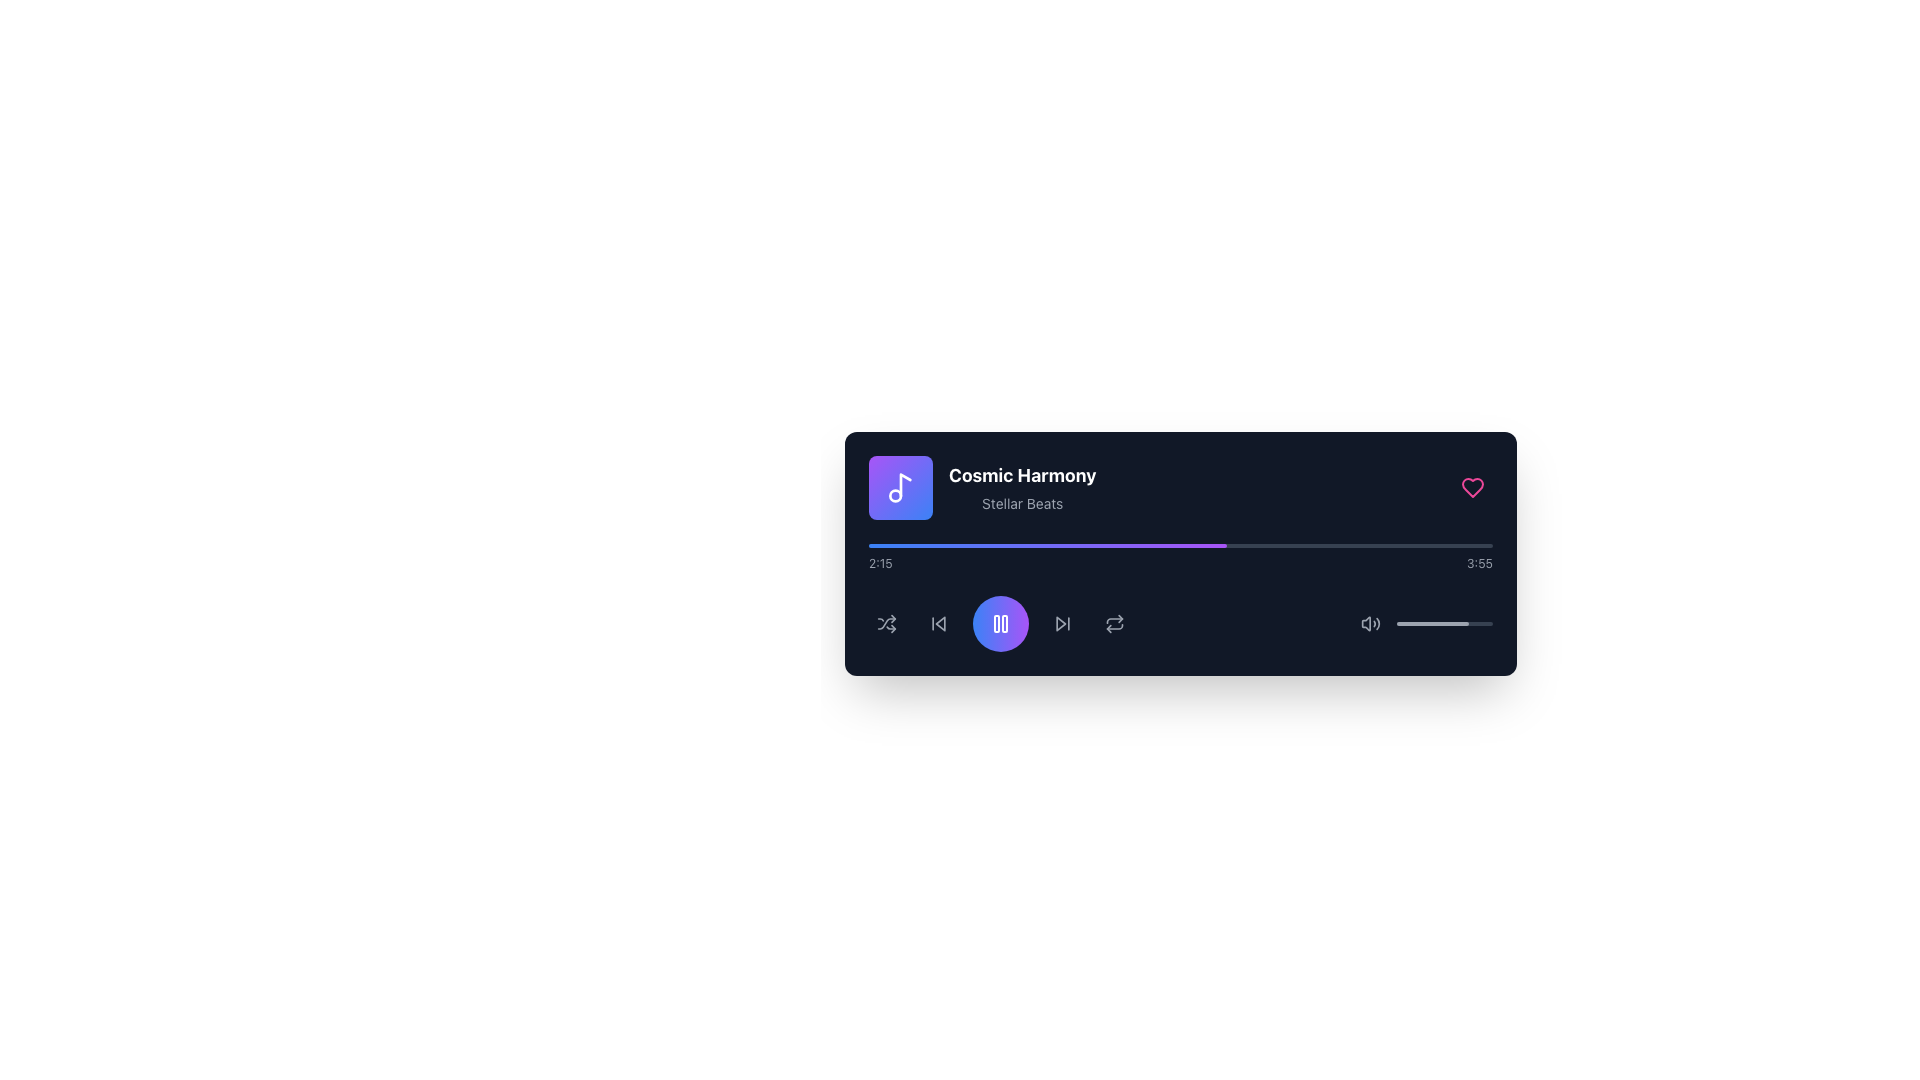  I want to click on the left bar of the pause icon, which is part of a circular button in the media player interface, so click(997, 623).